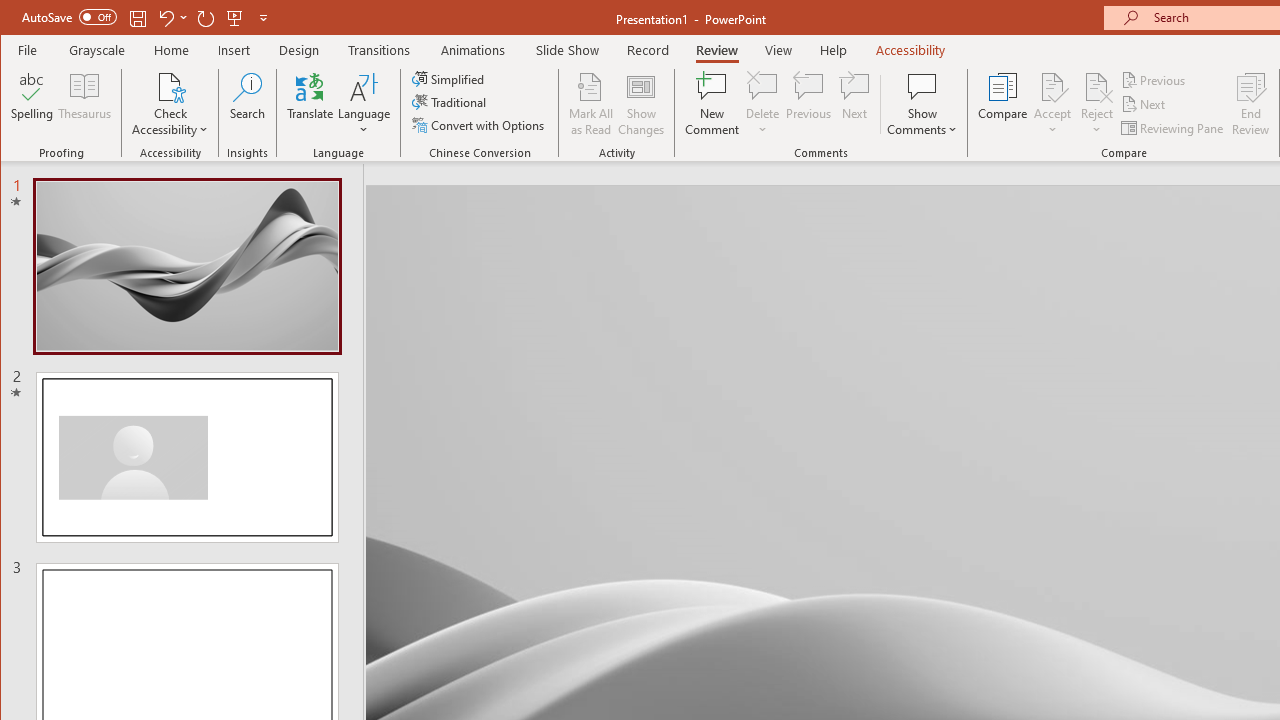 This screenshot has height=720, width=1280. What do you see at coordinates (364, 104) in the screenshot?
I see `'Language'` at bounding box center [364, 104].